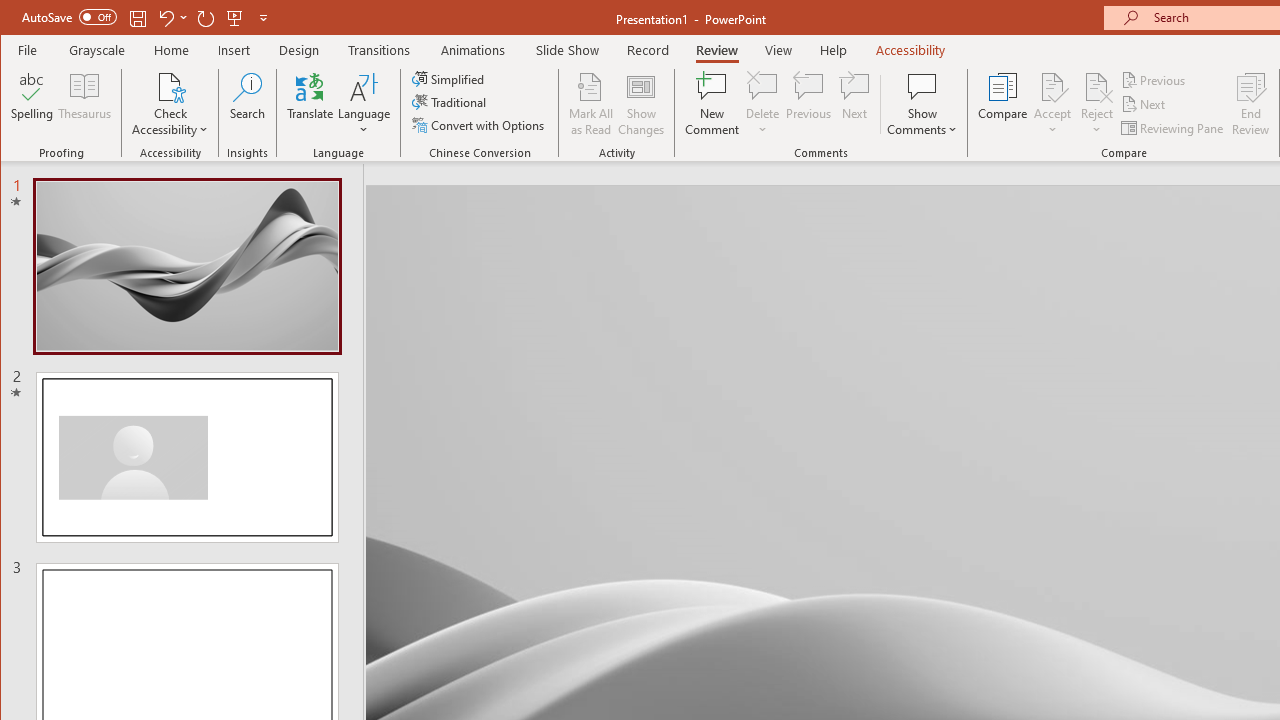 This screenshot has height=720, width=1280. What do you see at coordinates (364, 104) in the screenshot?
I see `'Language'` at bounding box center [364, 104].